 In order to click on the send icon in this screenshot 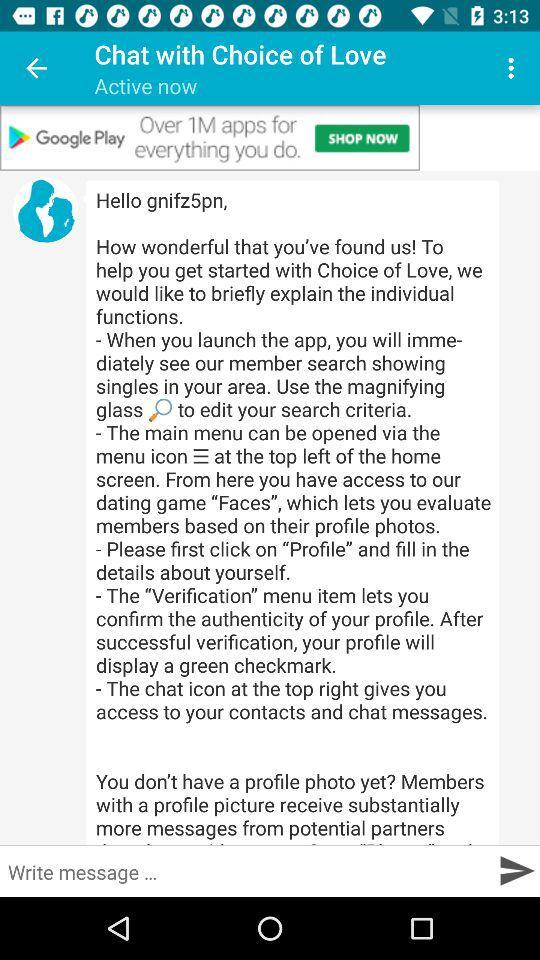, I will do `click(516, 869)`.